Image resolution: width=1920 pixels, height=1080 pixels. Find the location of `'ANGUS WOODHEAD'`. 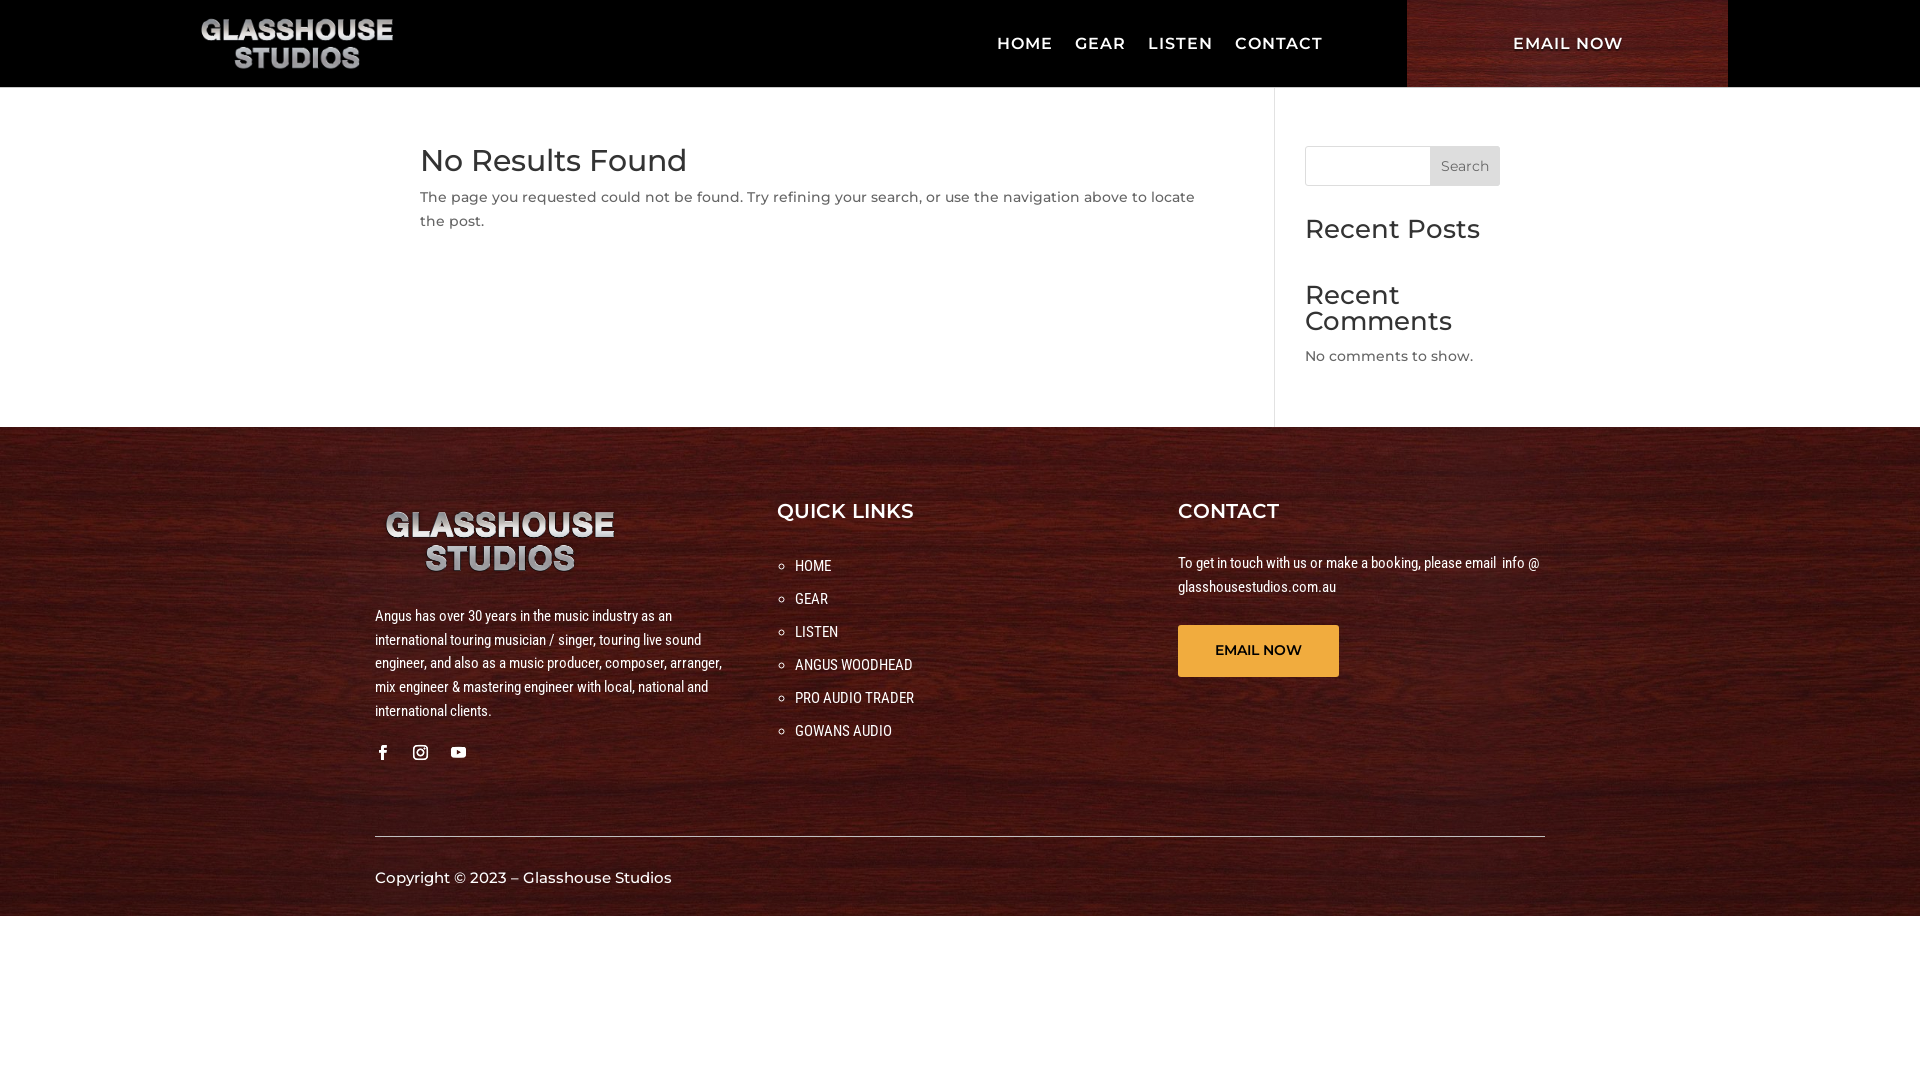

'ANGUS WOODHEAD' is located at coordinates (854, 664).